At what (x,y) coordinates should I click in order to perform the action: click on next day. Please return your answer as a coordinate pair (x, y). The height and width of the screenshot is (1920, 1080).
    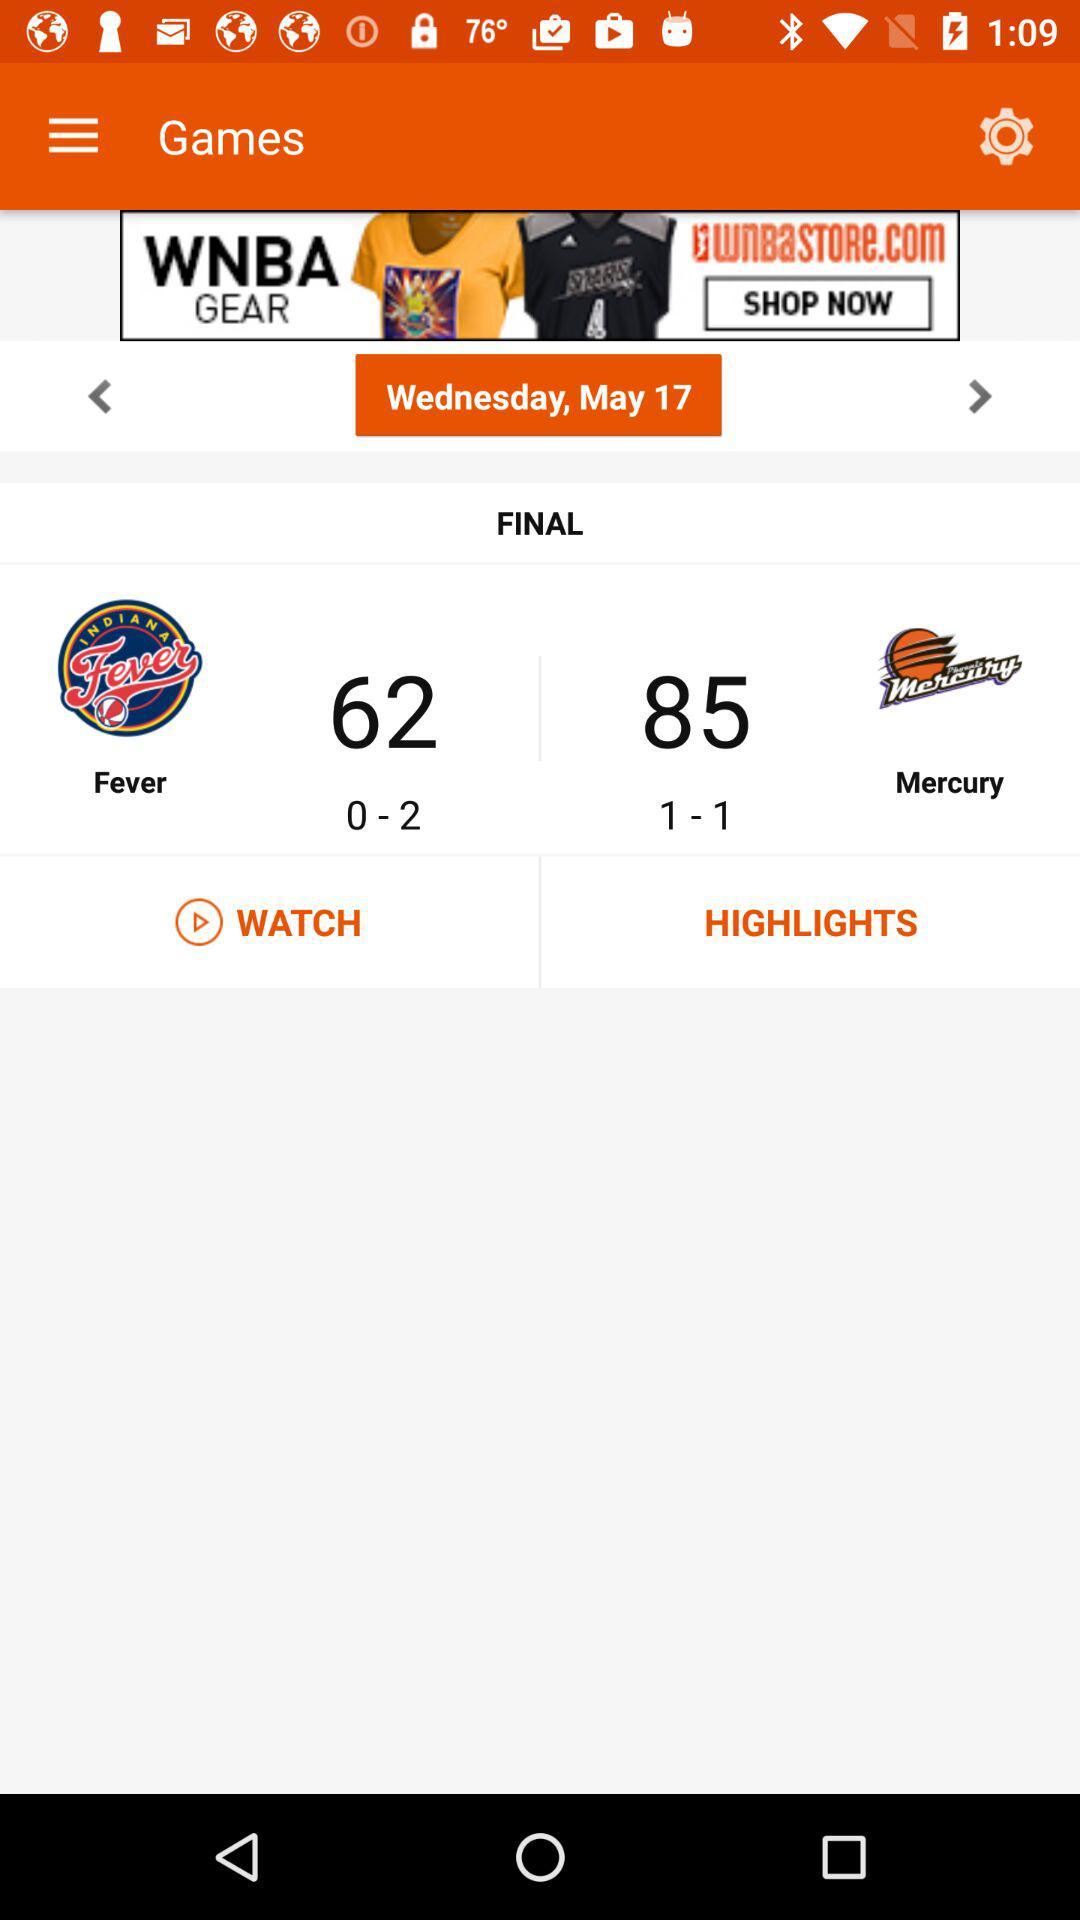
    Looking at the image, I should click on (979, 395).